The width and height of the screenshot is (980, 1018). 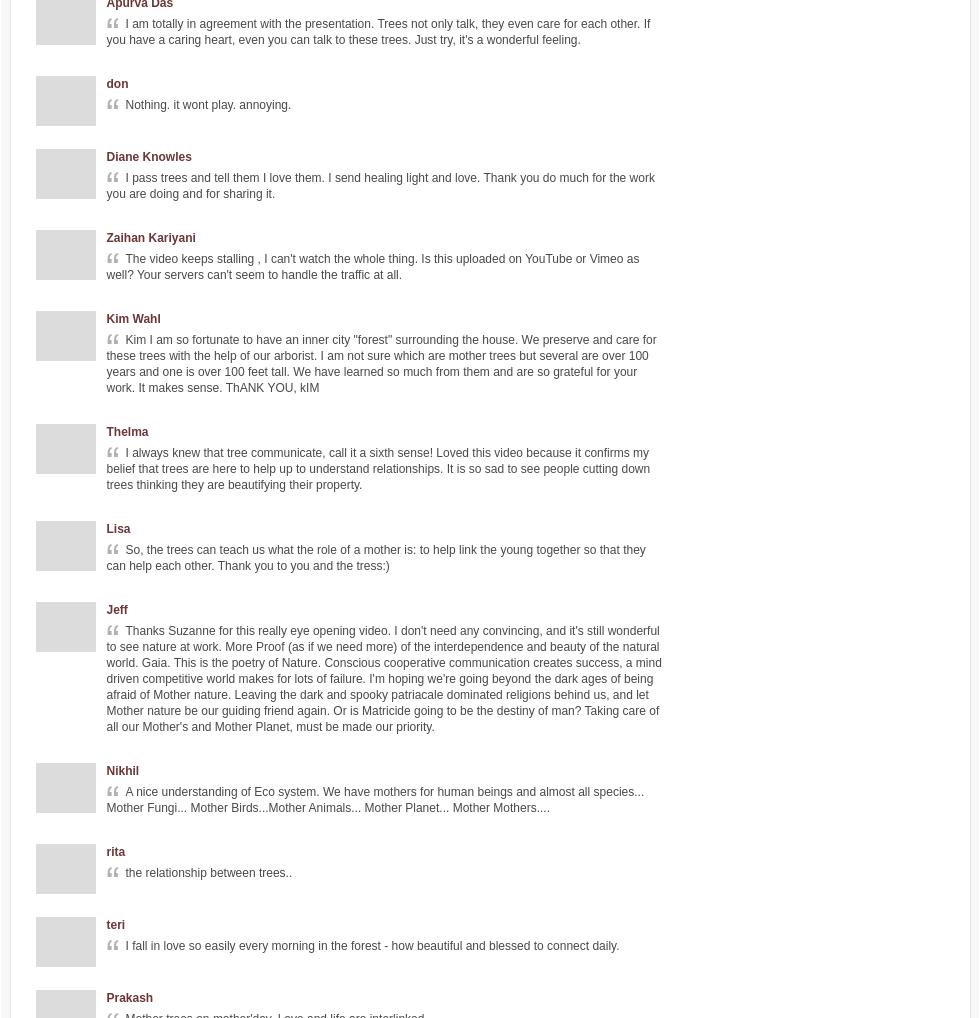 I want to click on 'I am totally in agreement with the presentation. Trees not only talk, they even care for each other. If you have a caring heart, even you can talk to these trees. Just try, it's a wonderful feeling.', so click(x=377, y=30).